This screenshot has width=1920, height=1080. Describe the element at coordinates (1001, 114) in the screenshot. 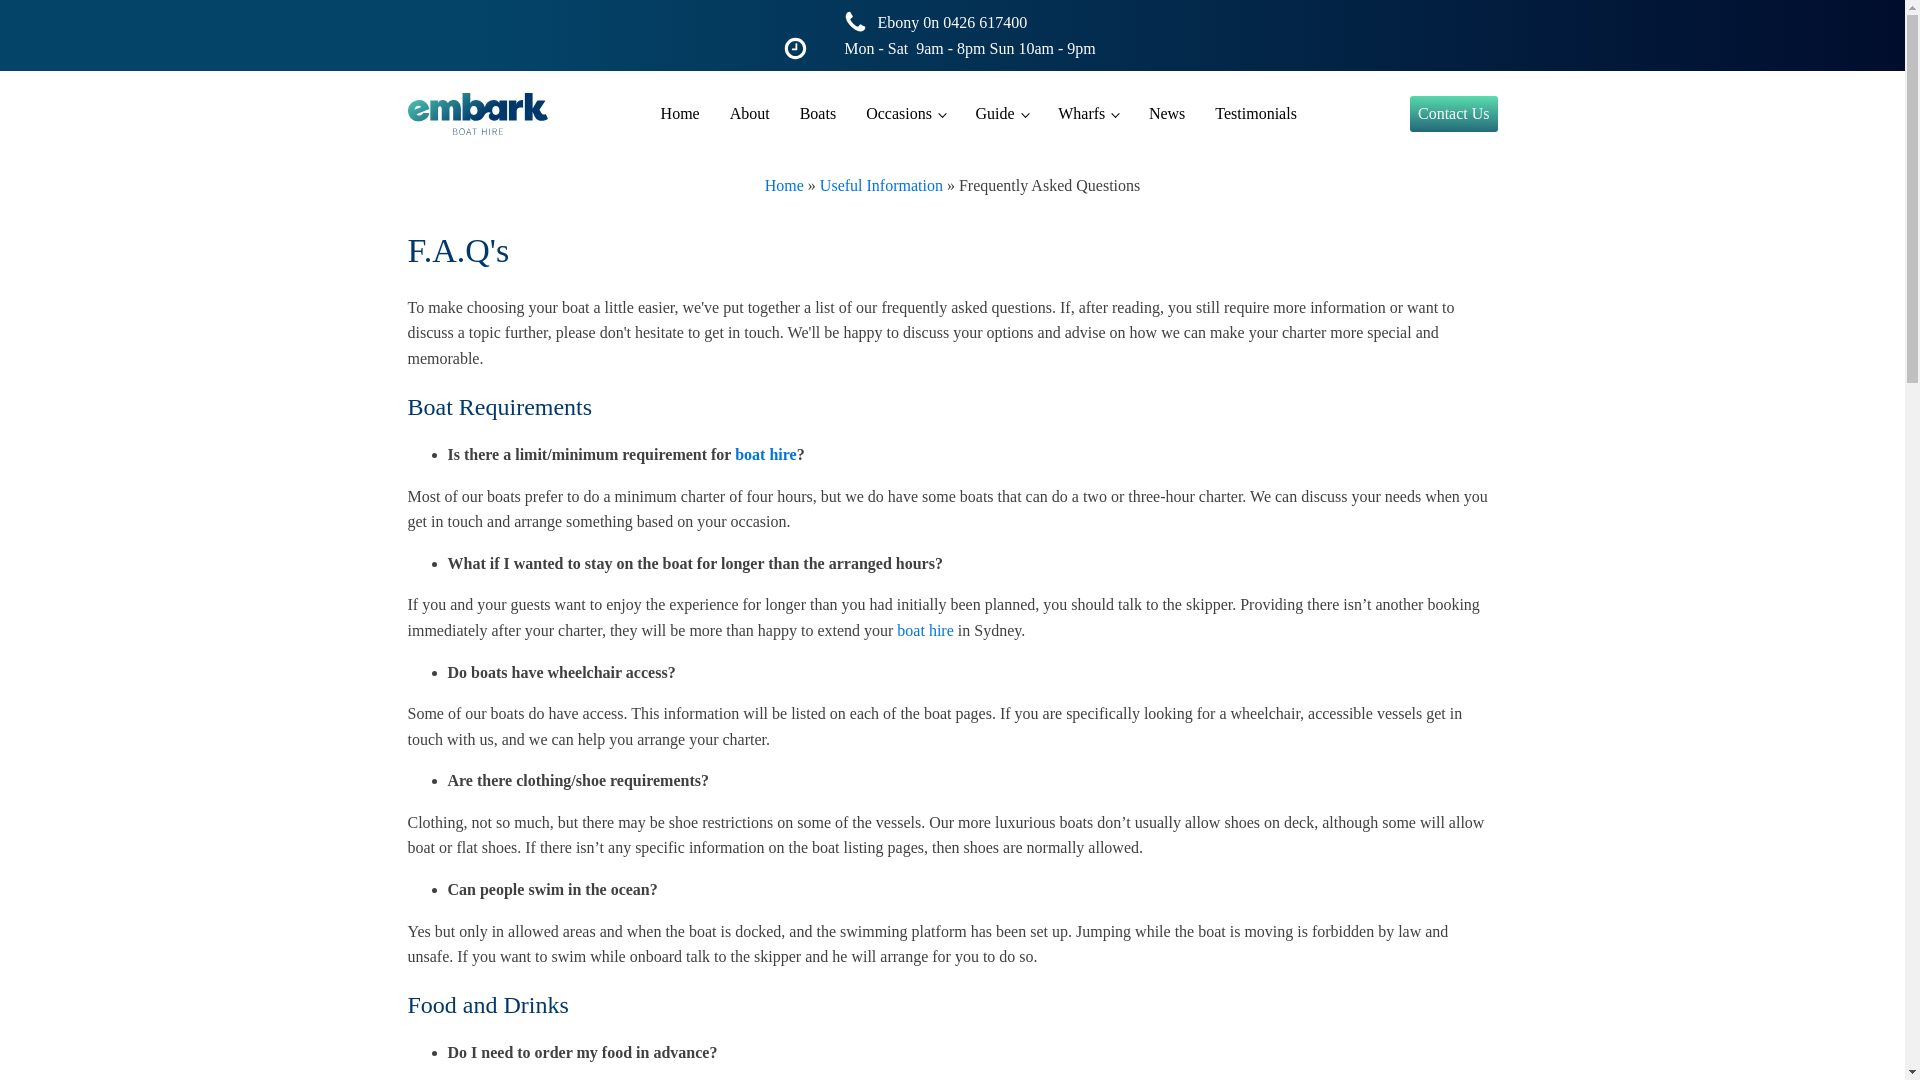

I see `'Guide'` at that location.